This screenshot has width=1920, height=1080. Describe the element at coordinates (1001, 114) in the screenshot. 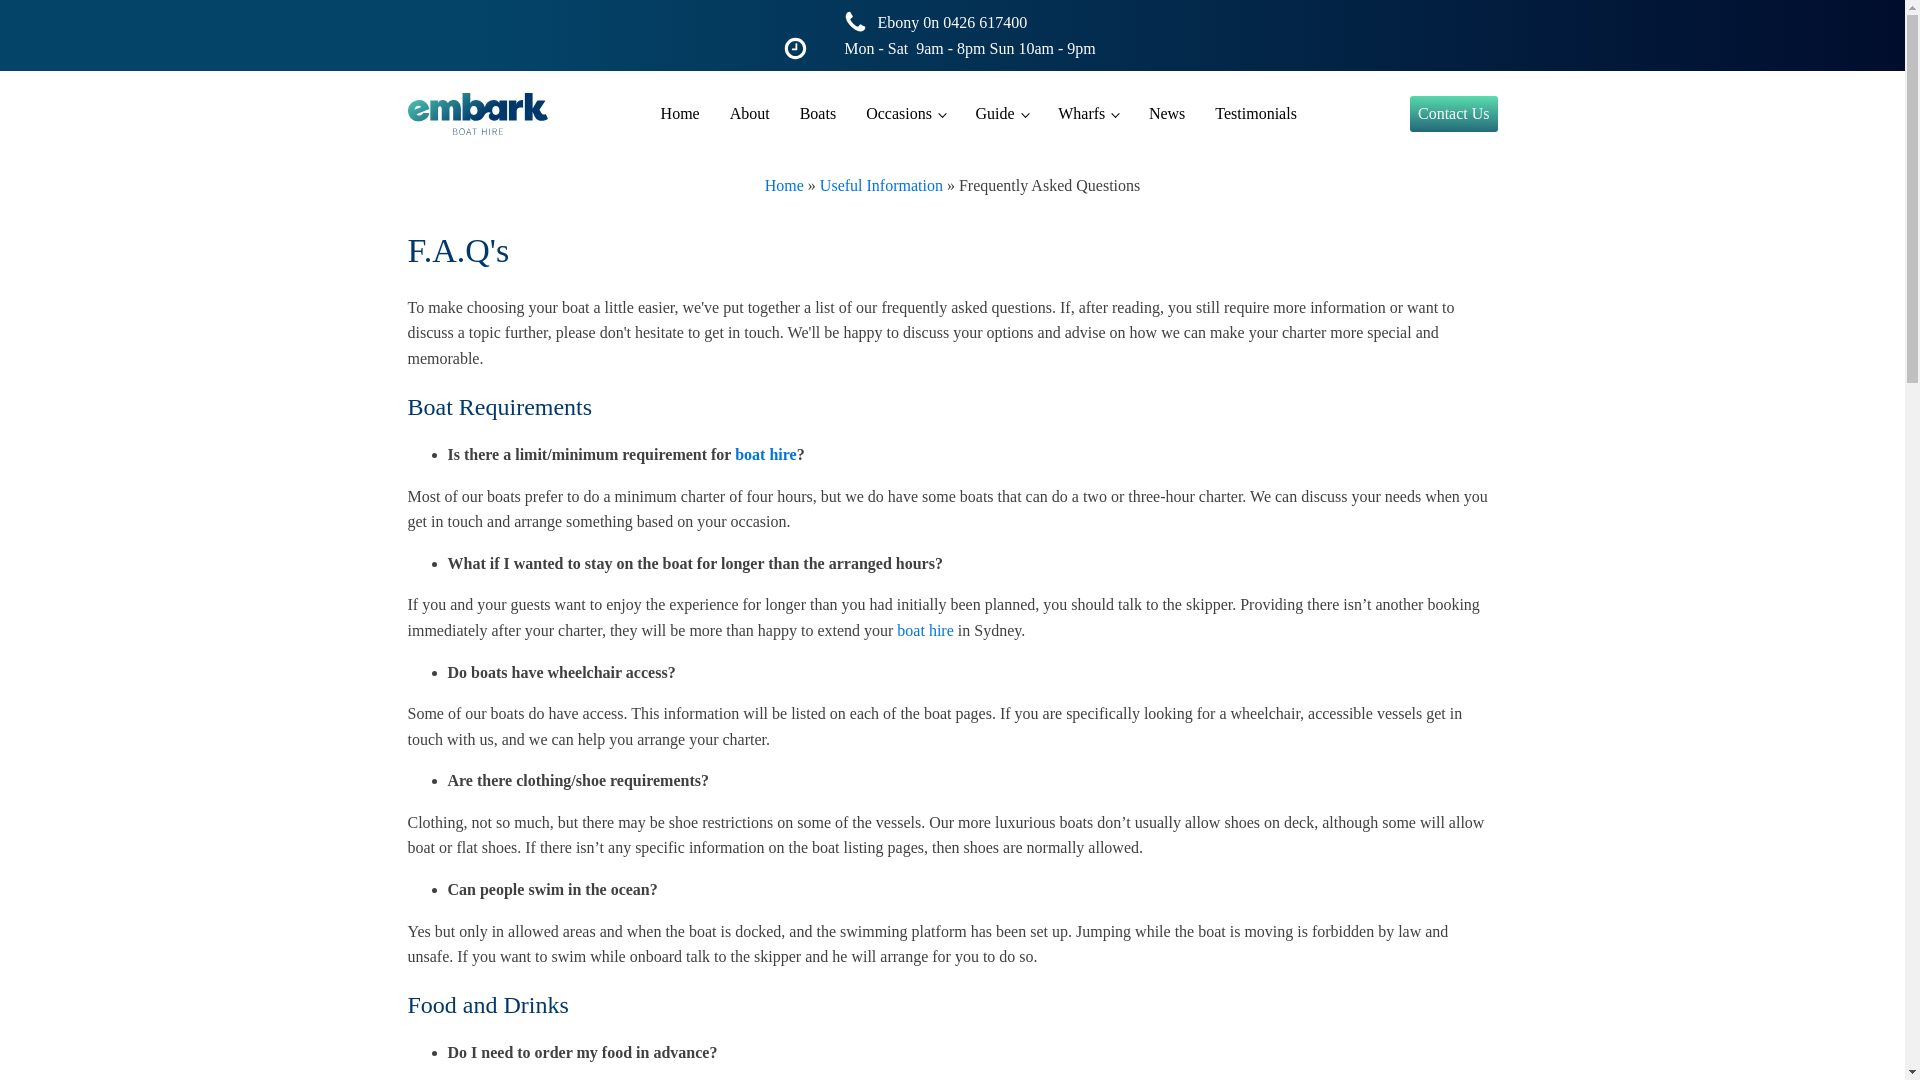

I see `'Guide'` at that location.